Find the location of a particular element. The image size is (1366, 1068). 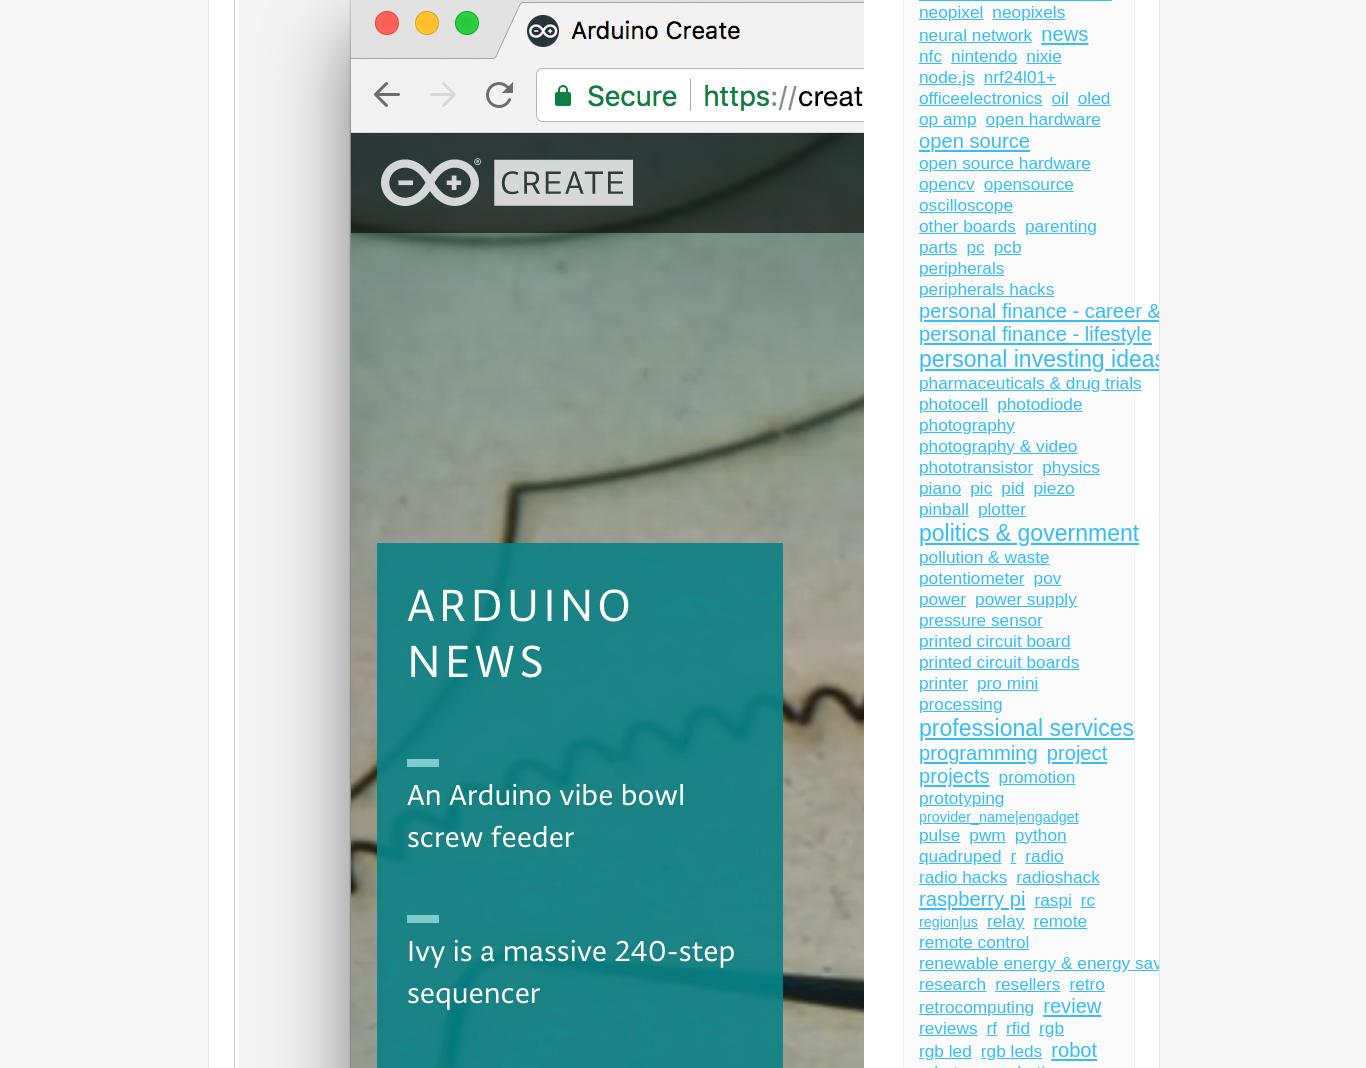

'printer' is located at coordinates (942, 682).